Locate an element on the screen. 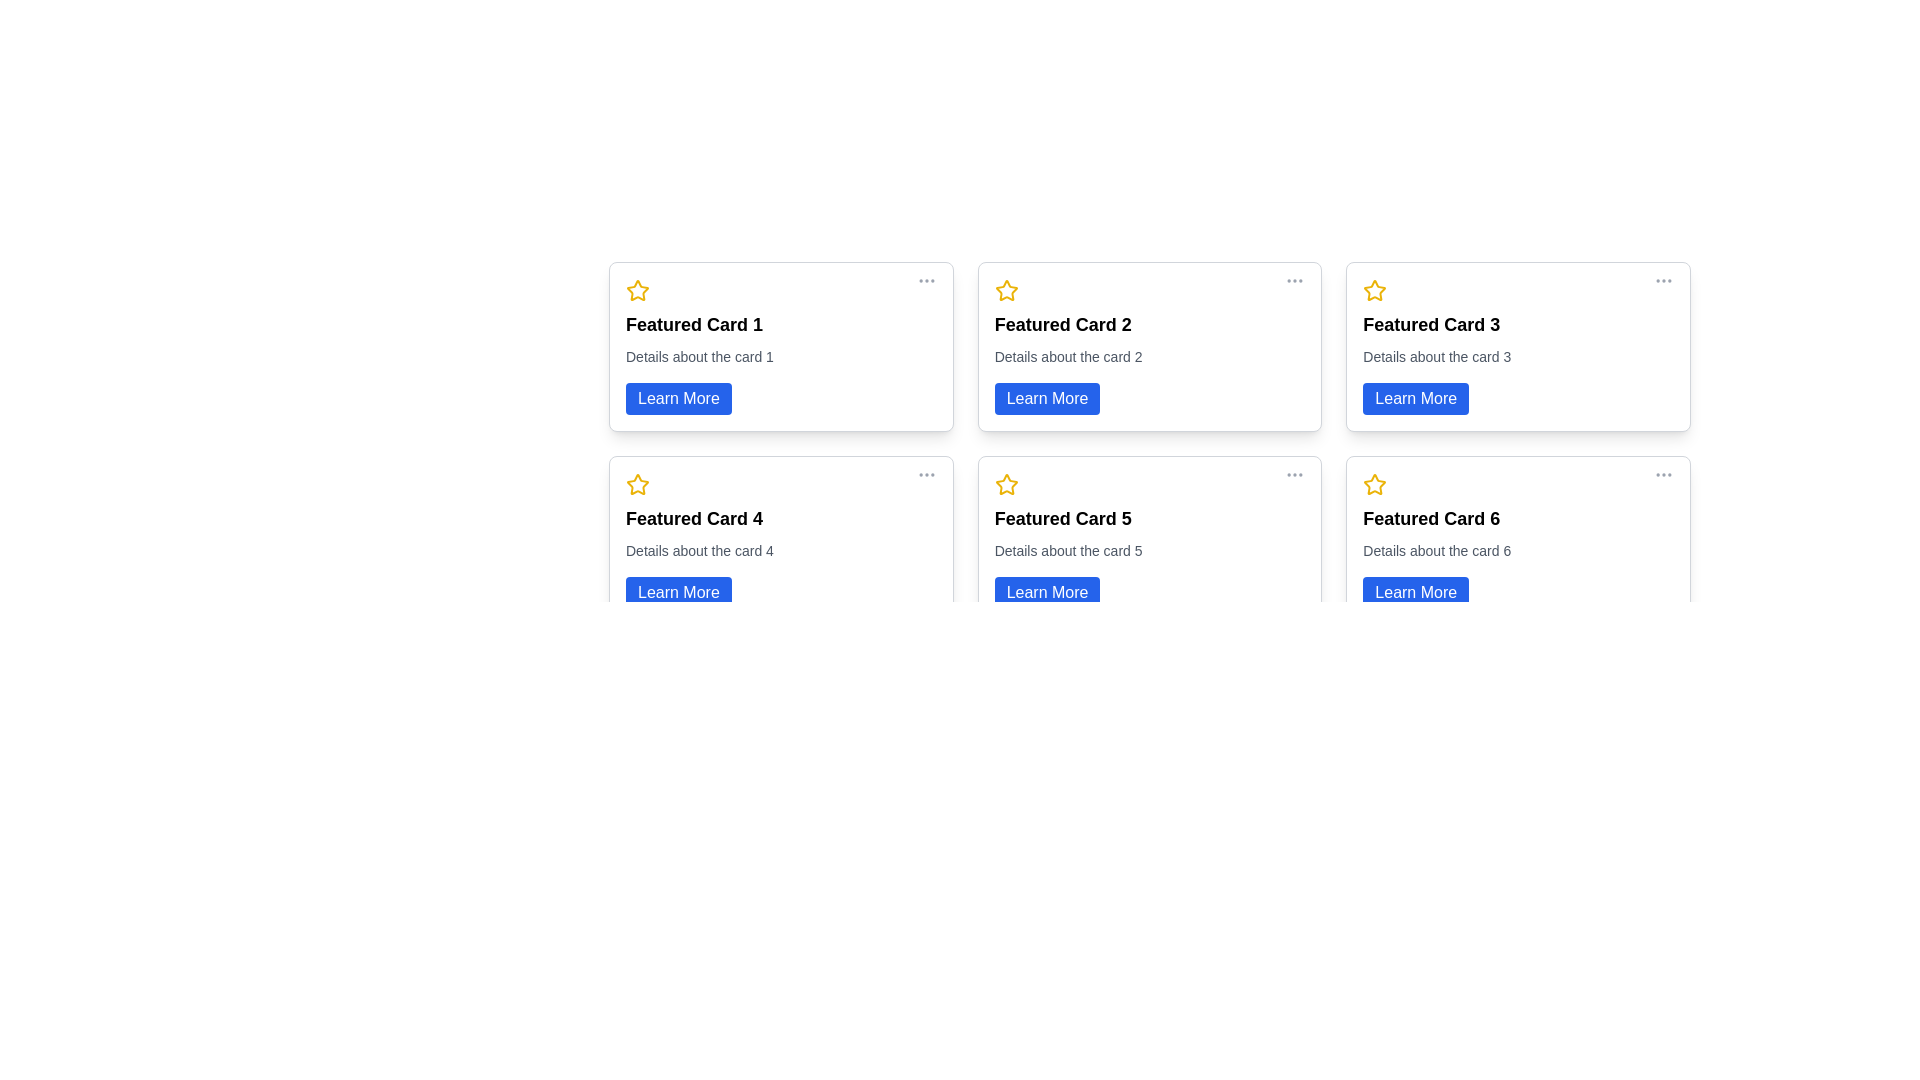 Image resolution: width=1920 pixels, height=1080 pixels. text element displaying 'Details about the card 4', which is located below the heading 'Featured Card 4' and above the 'Learn More' button in the fourth card of a grid layout is located at coordinates (700, 551).